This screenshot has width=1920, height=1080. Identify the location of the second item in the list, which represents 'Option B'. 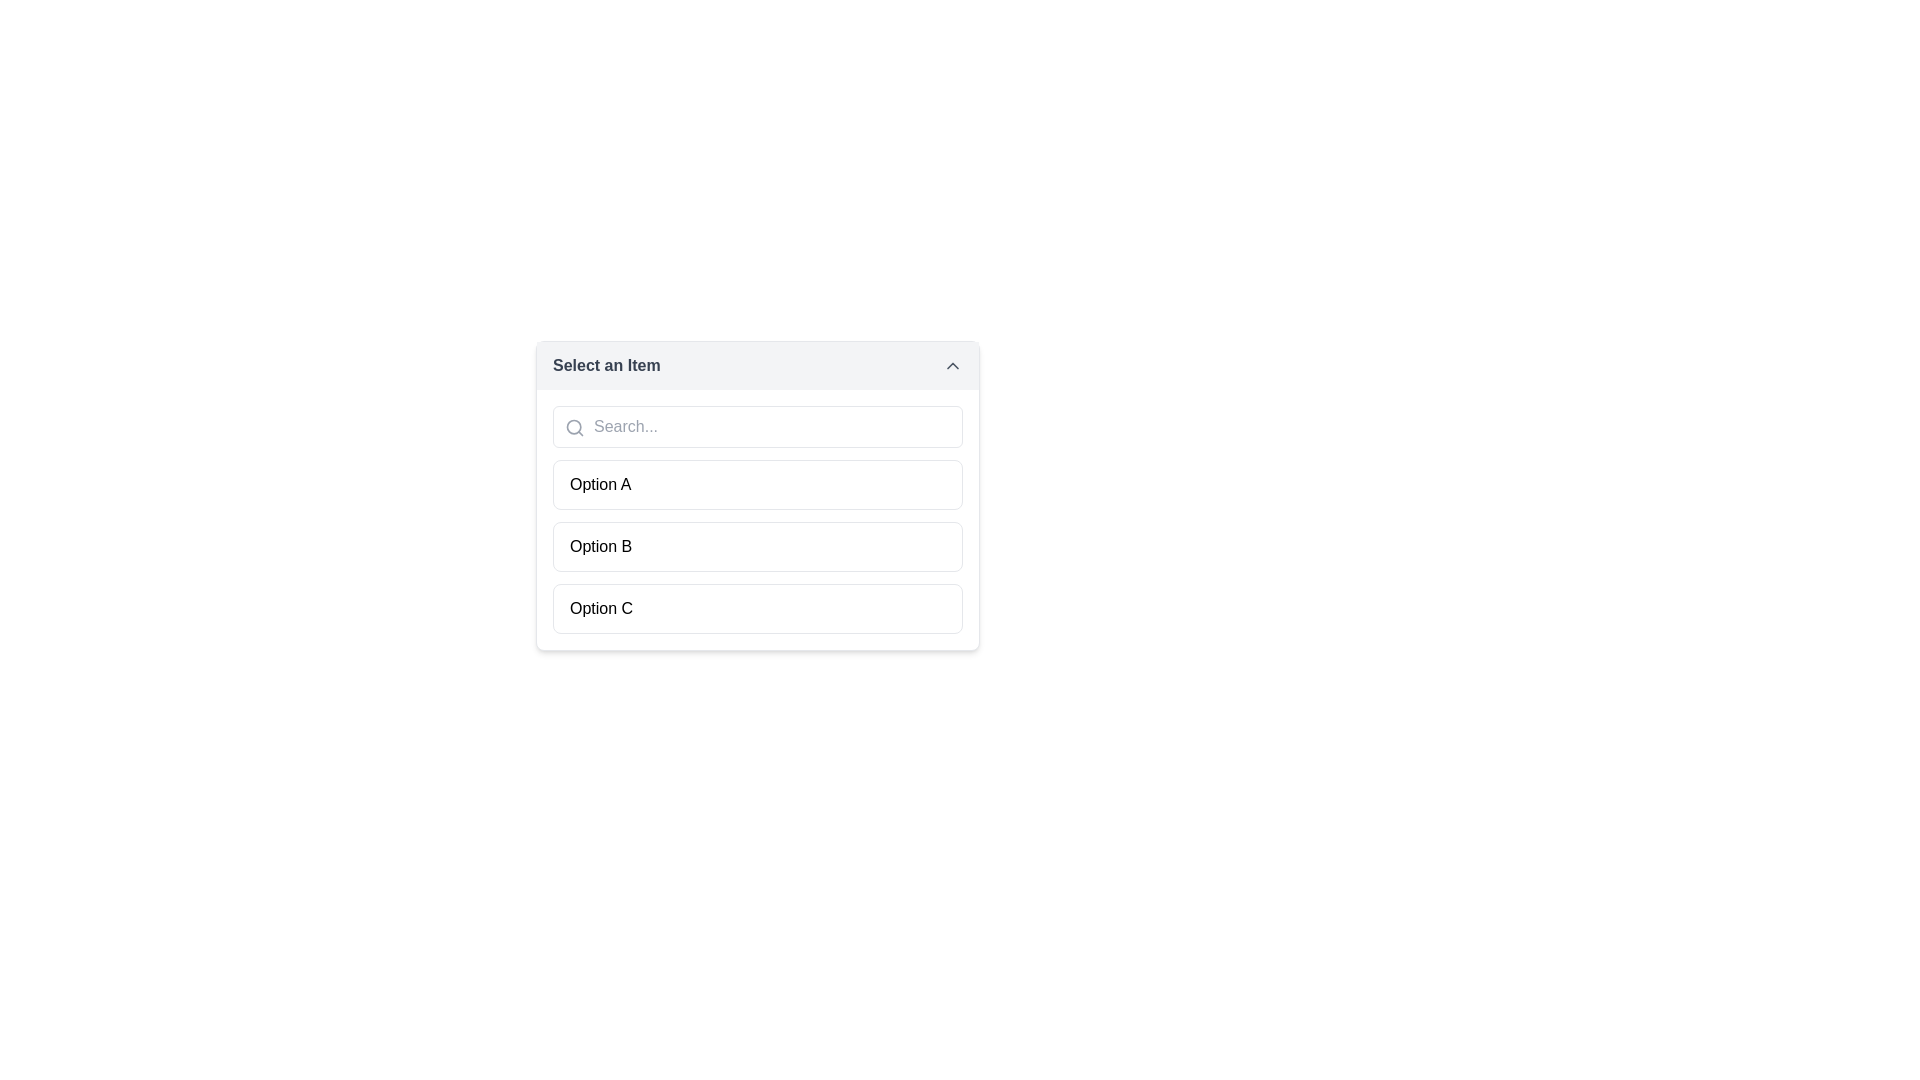
(757, 547).